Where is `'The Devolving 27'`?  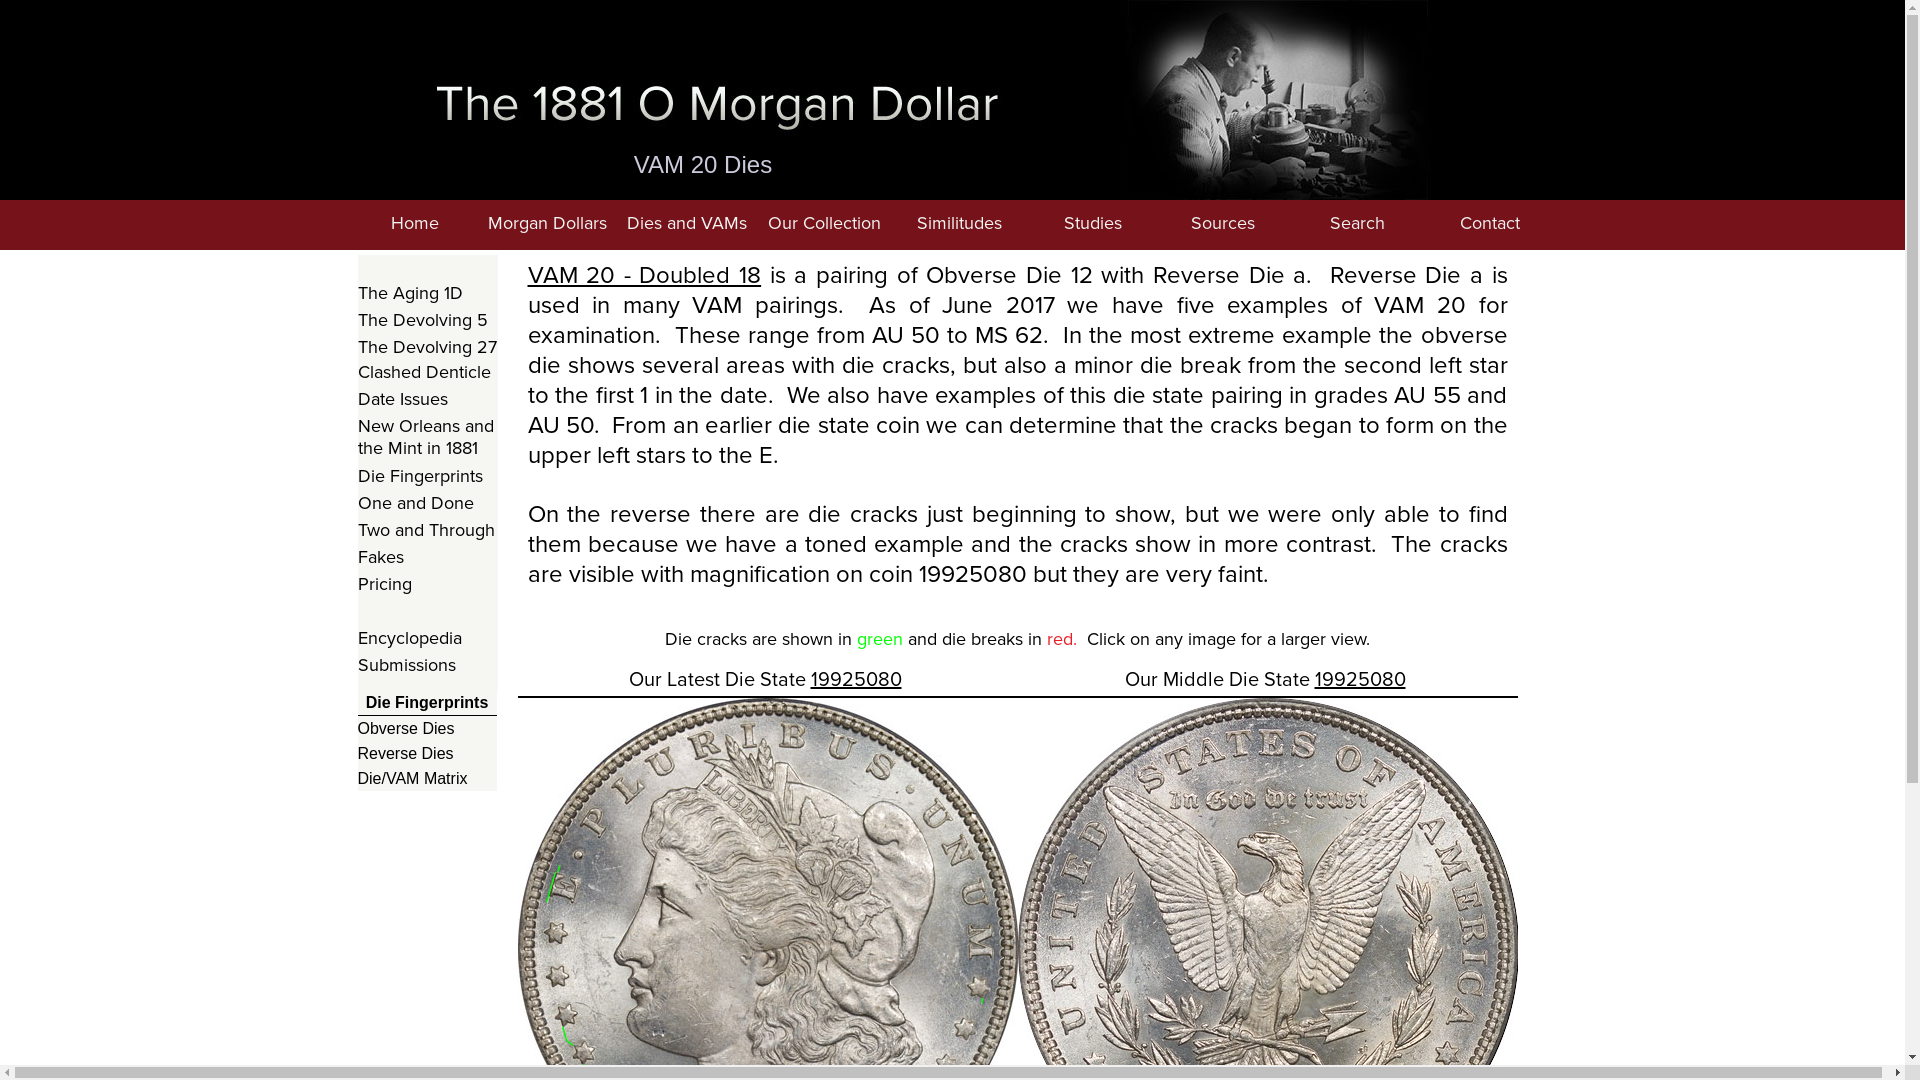 'The Devolving 27' is located at coordinates (426, 346).